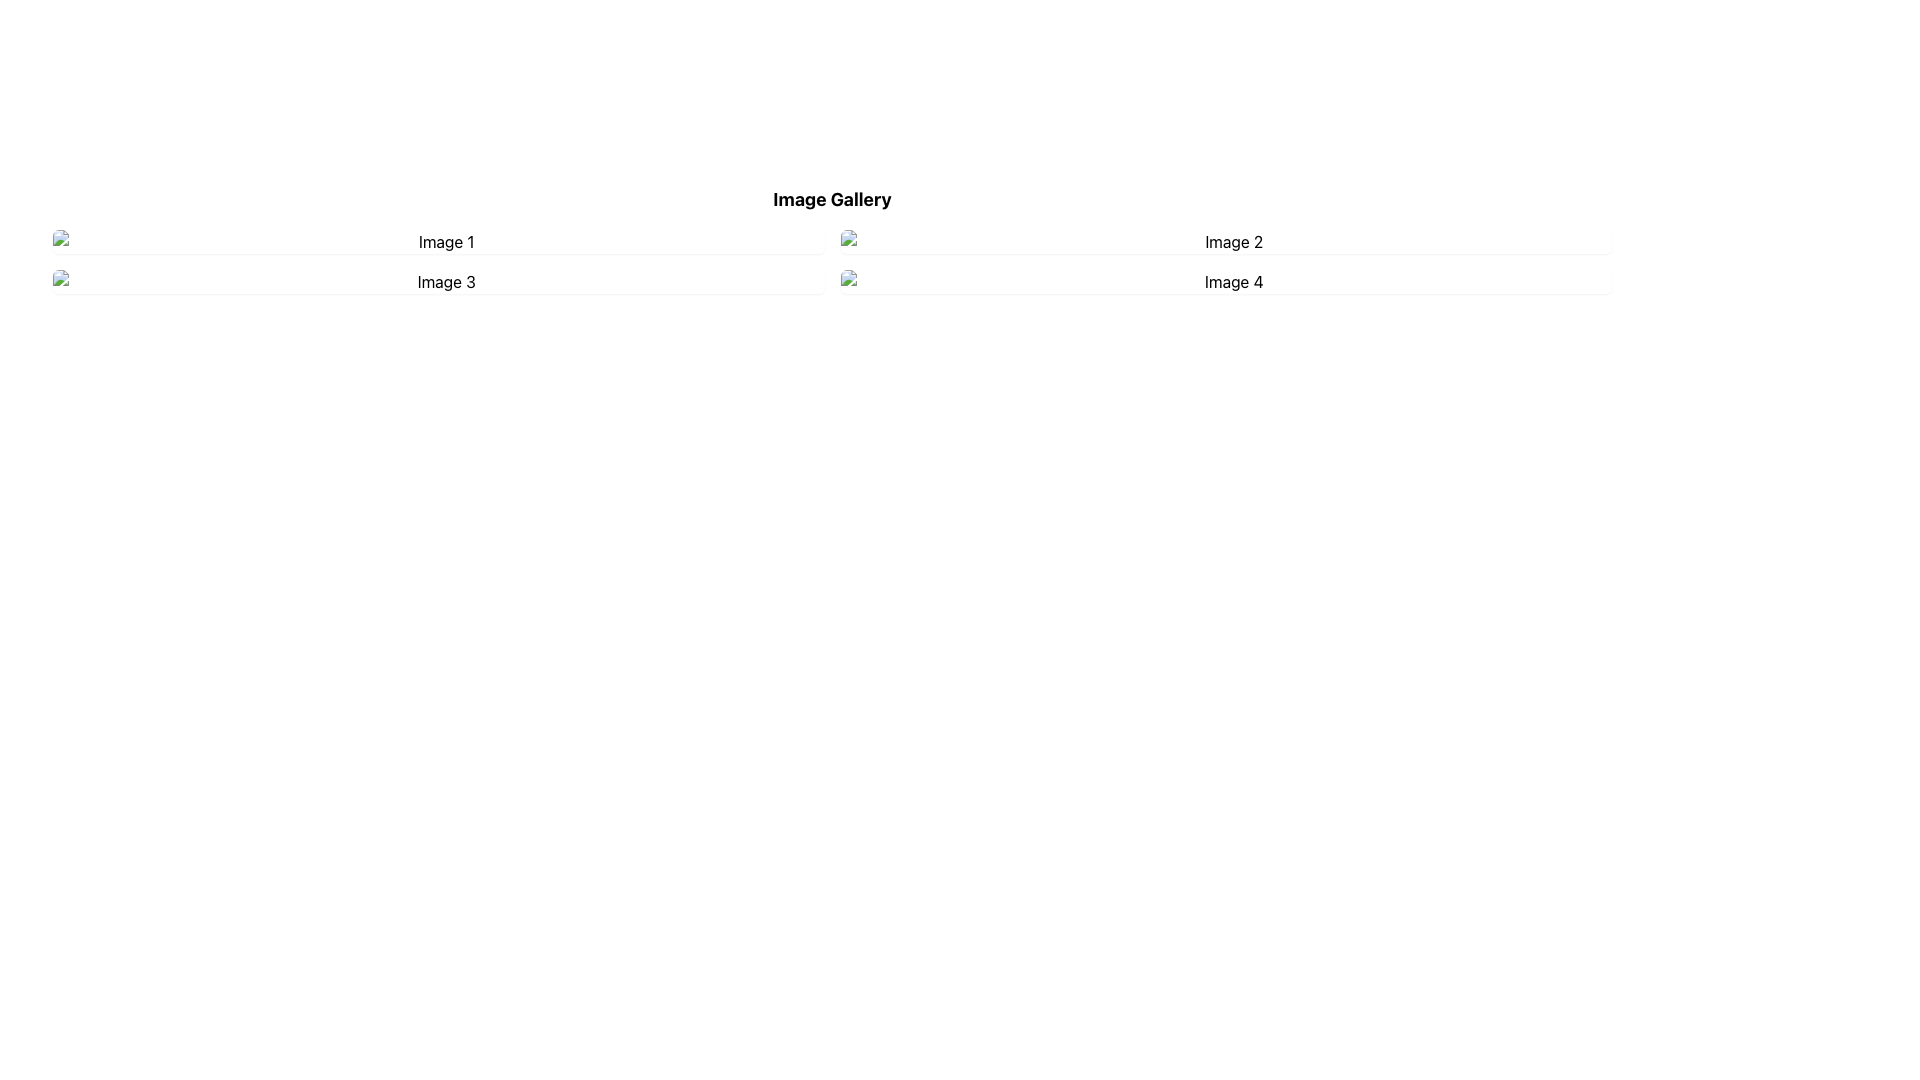 The height and width of the screenshot is (1080, 1920). Describe the element at coordinates (437, 241) in the screenshot. I see `the navigation icon located on the right side of 'Image 1' in the gallery` at that location.